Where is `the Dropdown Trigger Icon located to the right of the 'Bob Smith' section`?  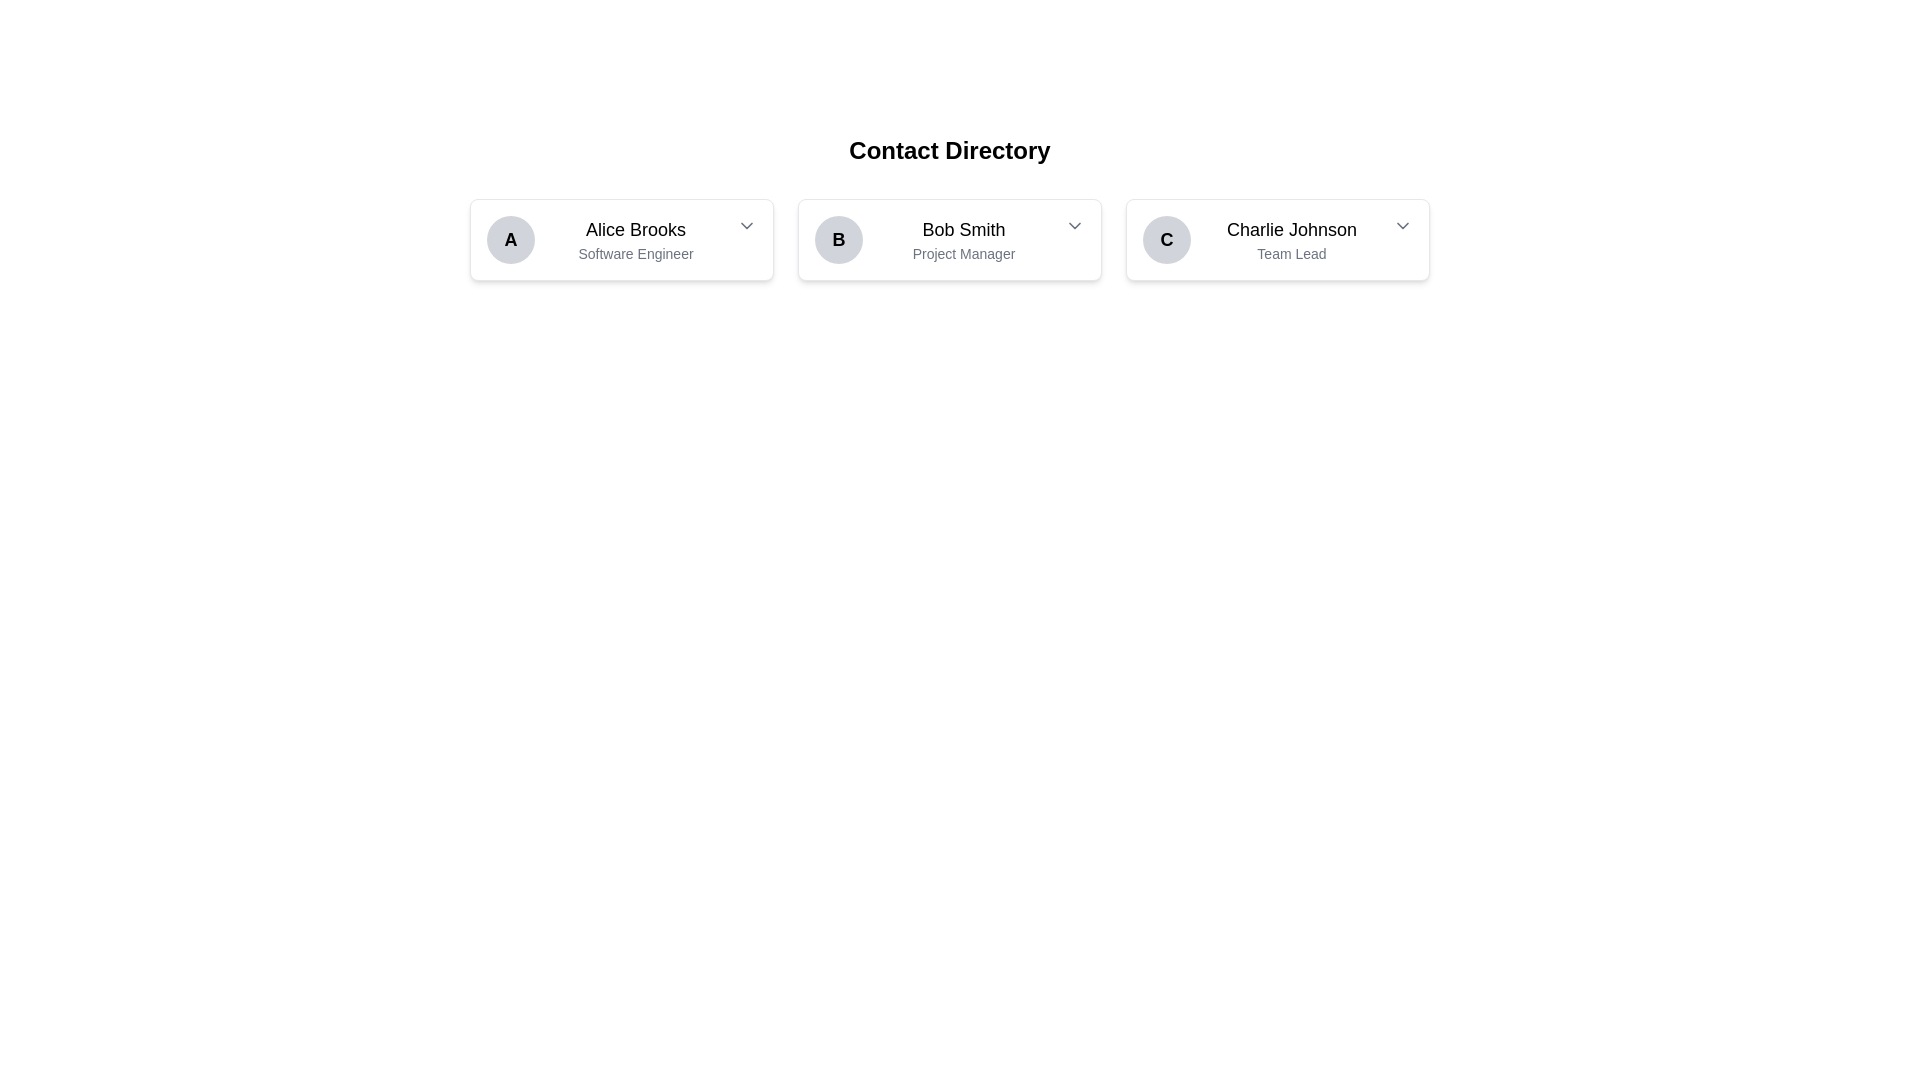
the Dropdown Trigger Icon located to the right of the 'Bob Smith' section is located at coordinates (1074, 225).